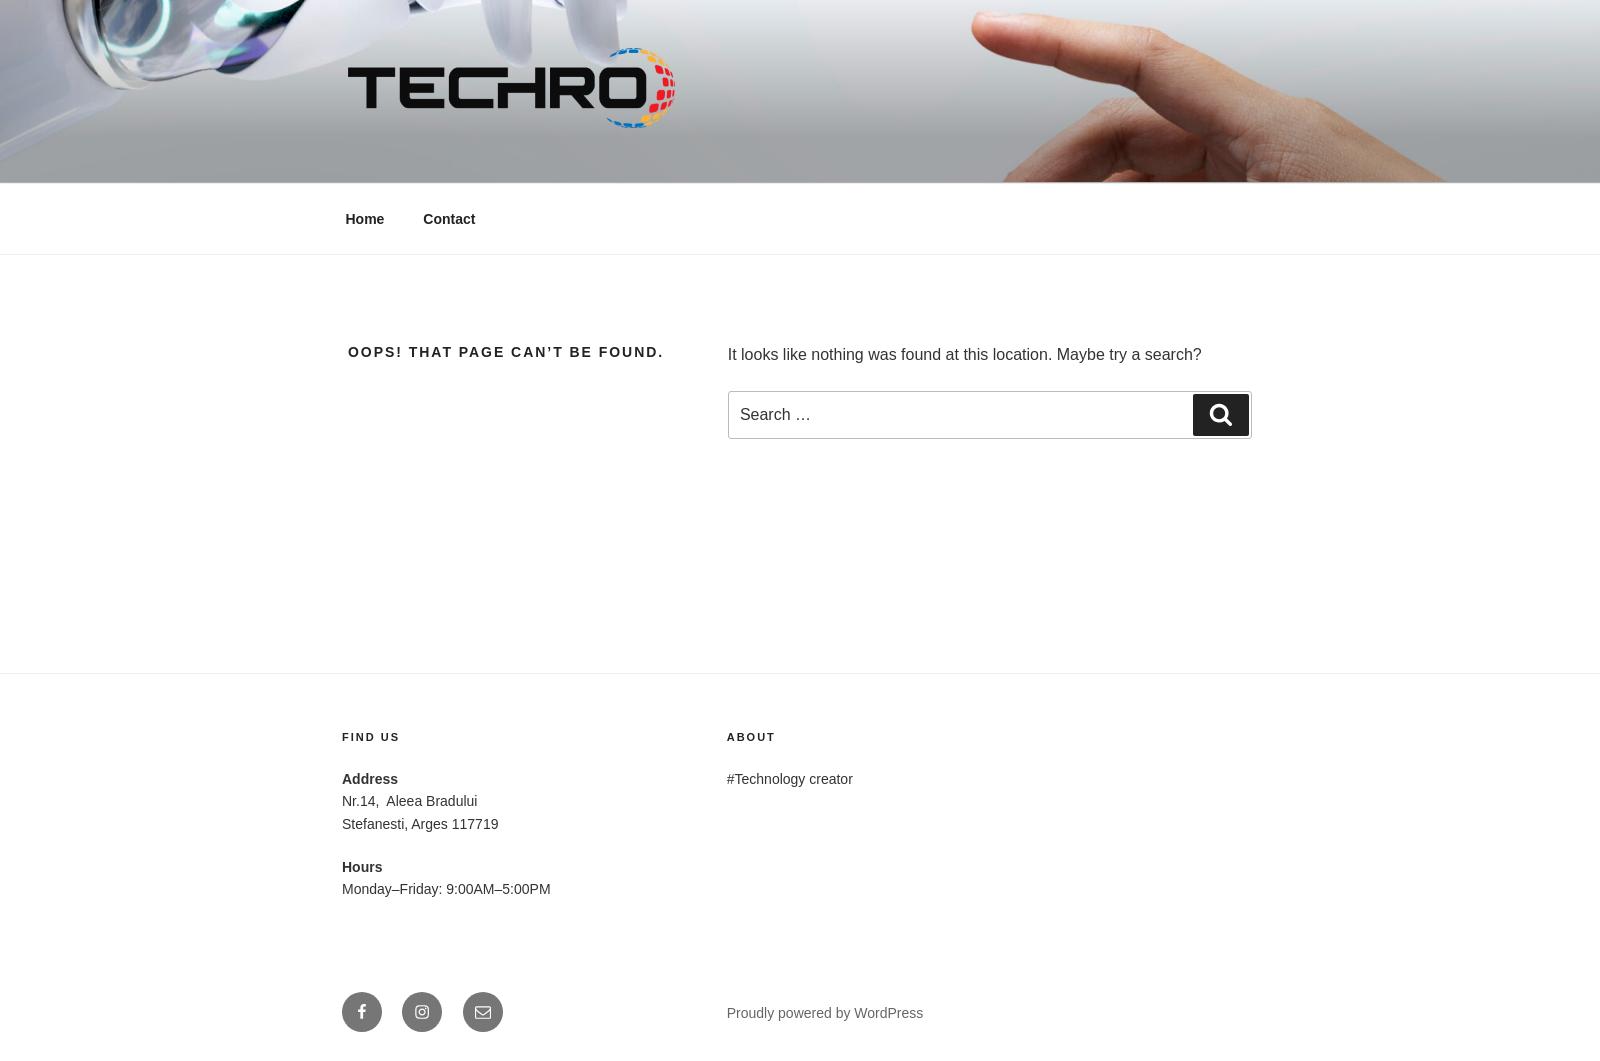 The image size is (1600, 1061). I want to click on 'Home', so click(344, 217).